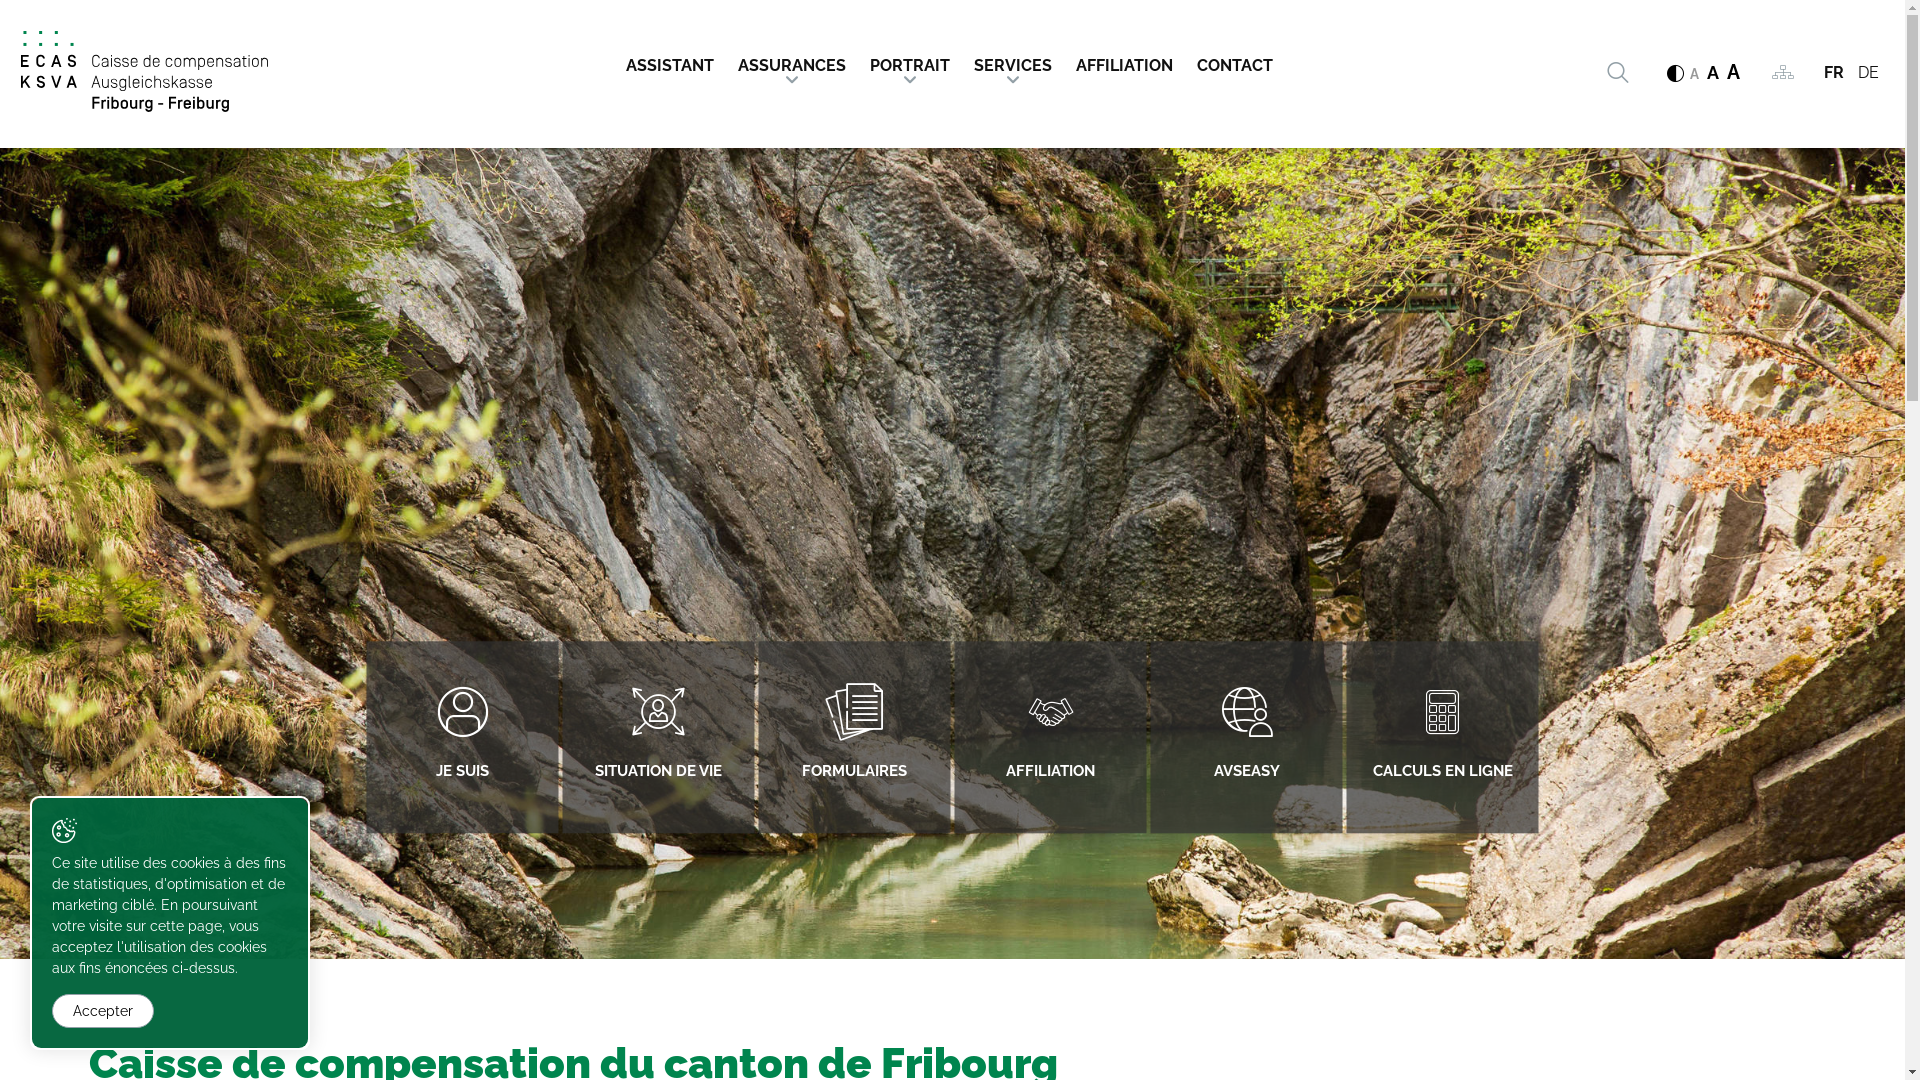  Describe the element at coordinates (675, 58) in the screenshot. I see `'ASSISTANT'` at that location.